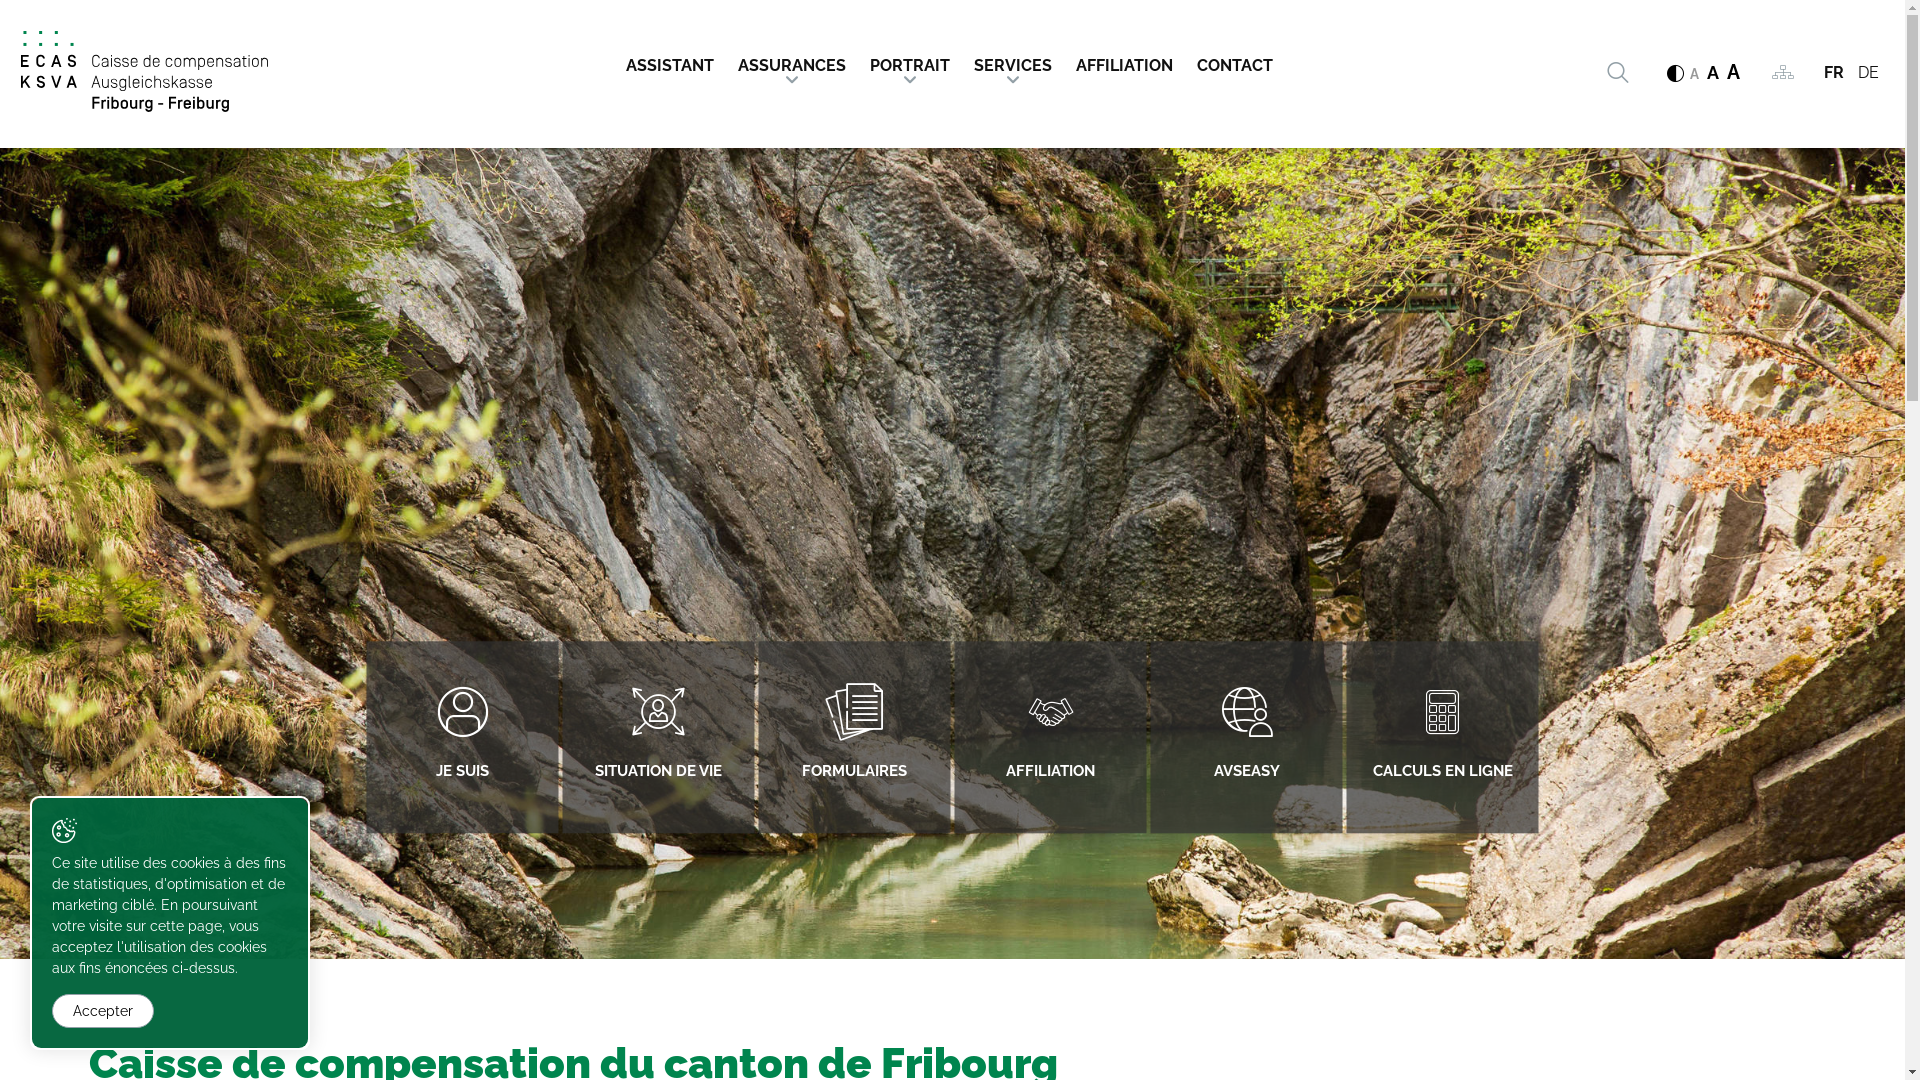  Describe the element at coordinates (675, 58) in the screenshot. I see `'ASSISTANT'` at that location.